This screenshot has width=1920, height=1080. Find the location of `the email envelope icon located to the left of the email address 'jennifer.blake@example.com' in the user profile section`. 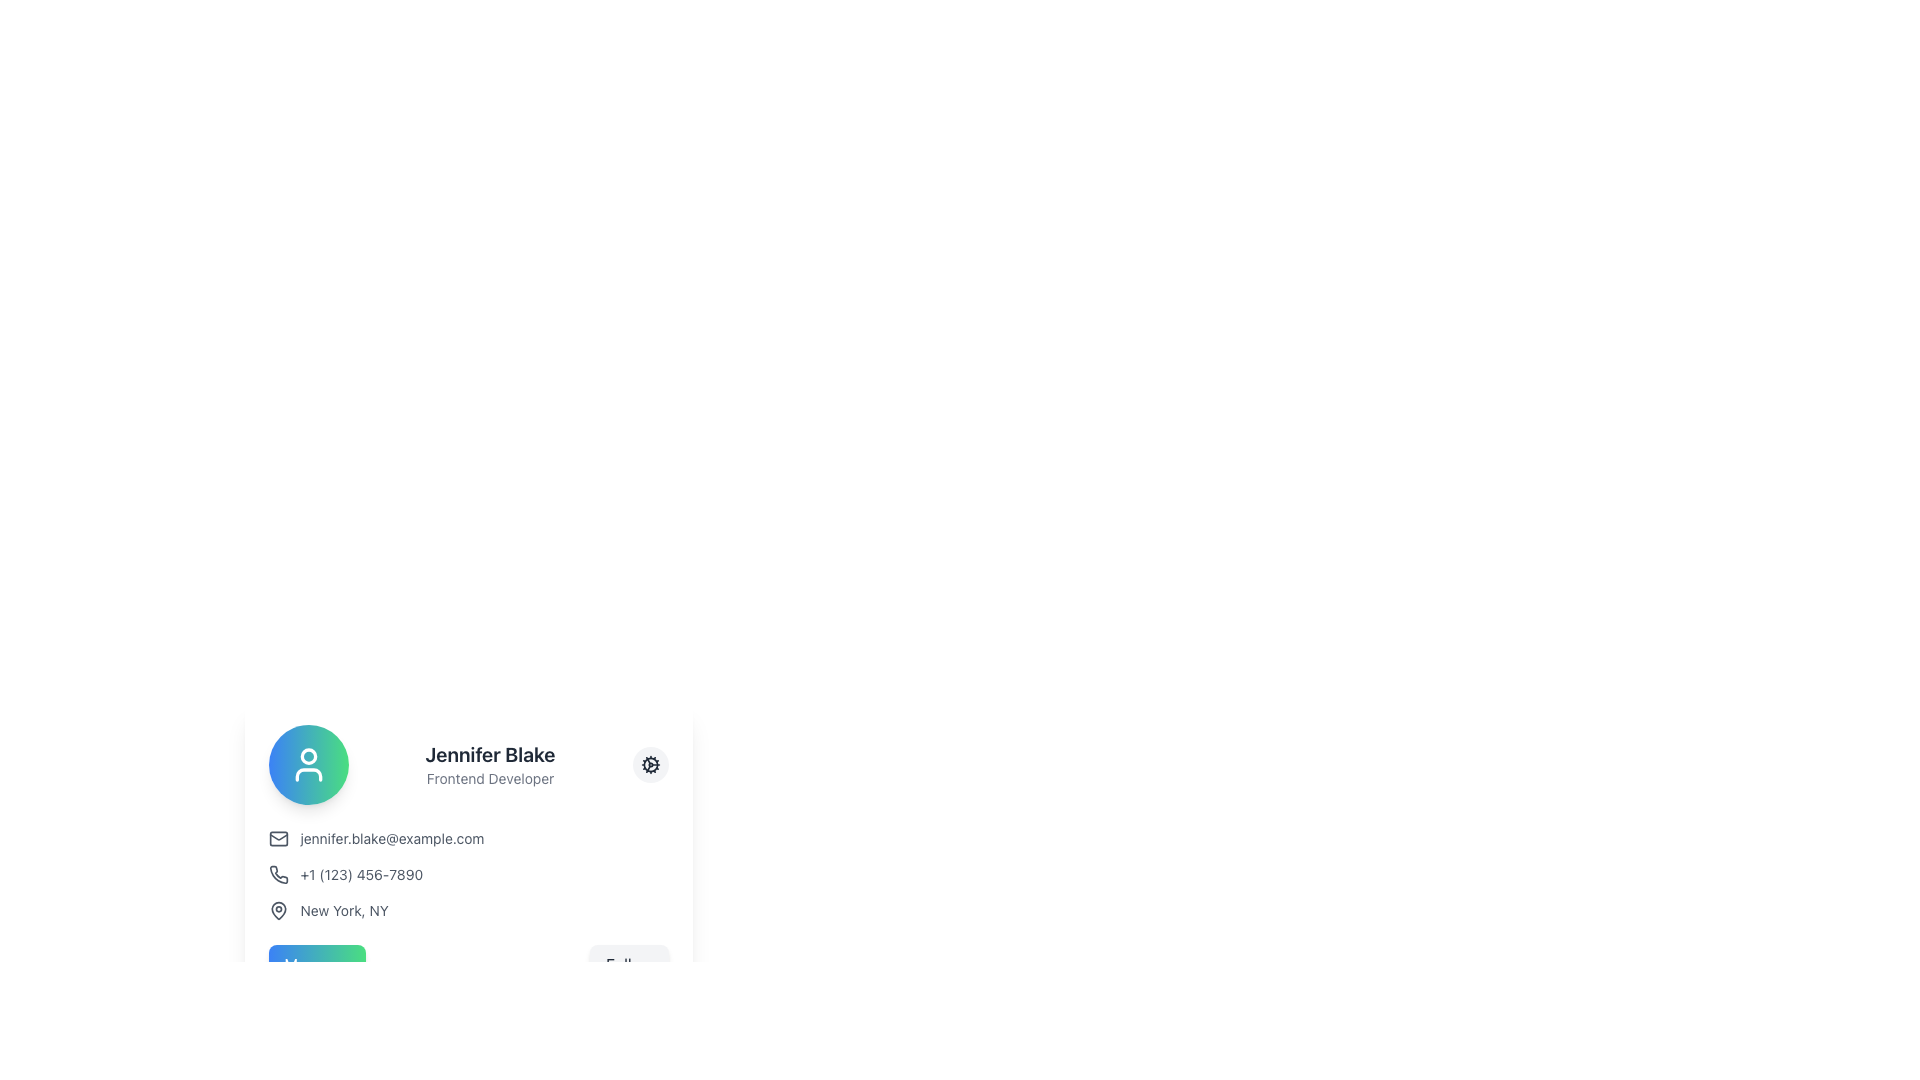

the email envelope icon located to the left of the email address 'jennifer.blake@example.com' in the user profile section is located at coordinates (277, 839).